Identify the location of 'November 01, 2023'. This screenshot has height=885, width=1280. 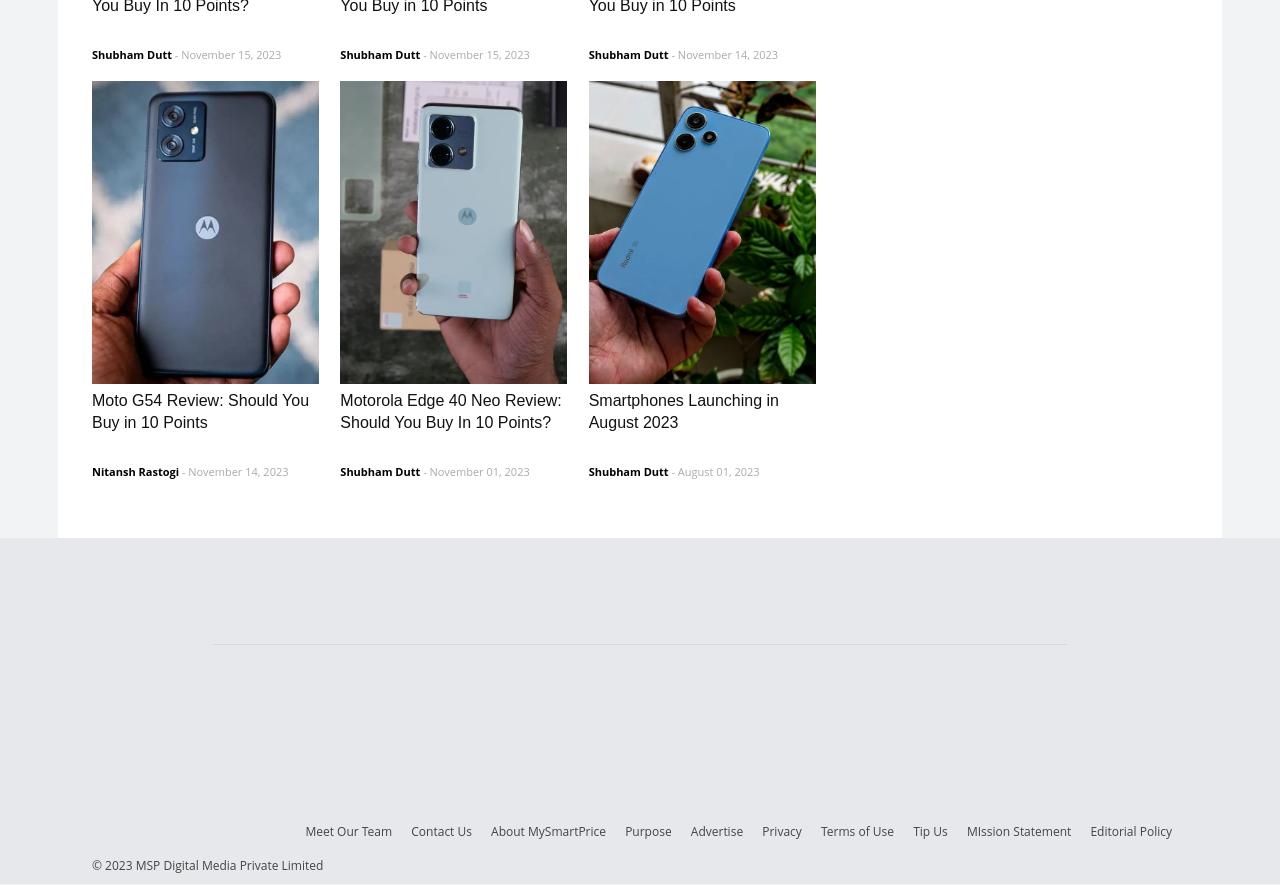
(477, 469).